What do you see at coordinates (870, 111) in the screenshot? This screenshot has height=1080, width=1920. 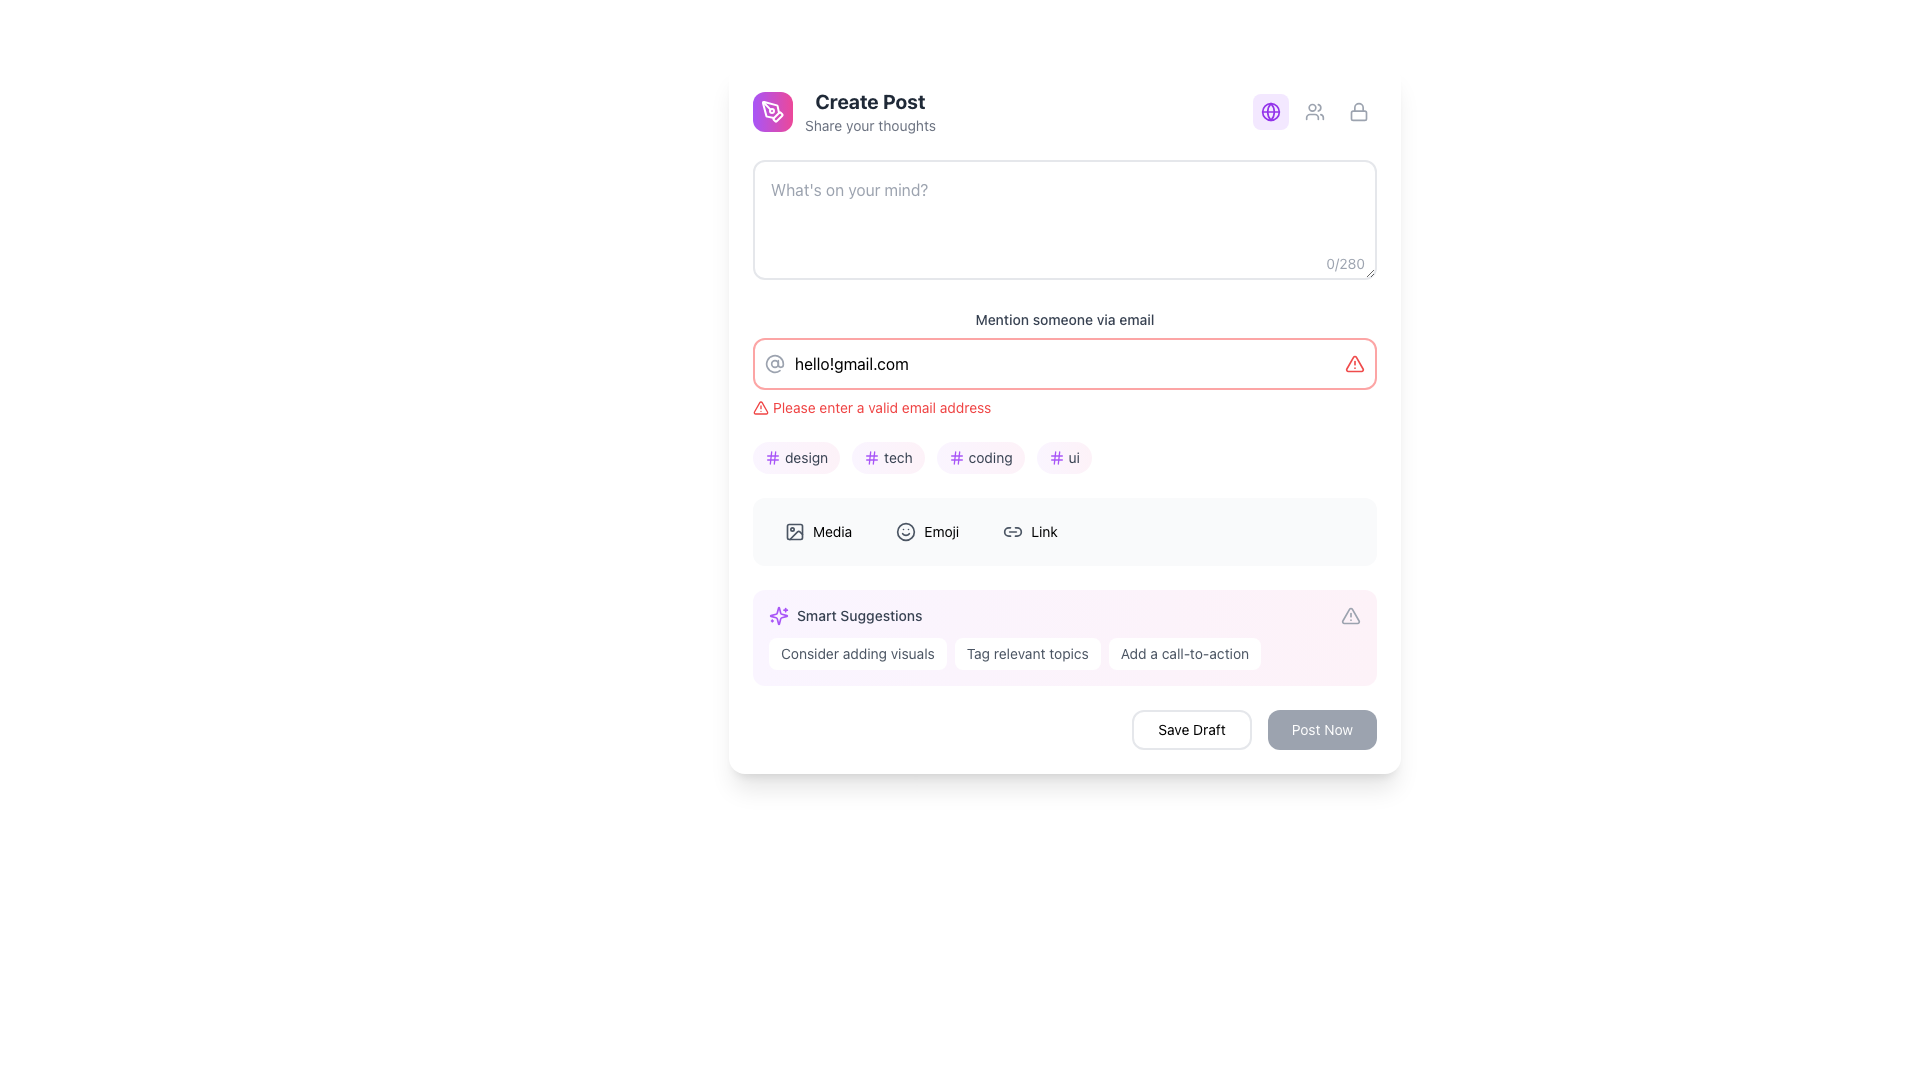 I see `the Header label that introduces the post creation section, located just to the right of a purple icon in the top-left corner of the interface` at bounding box center [870, 111].